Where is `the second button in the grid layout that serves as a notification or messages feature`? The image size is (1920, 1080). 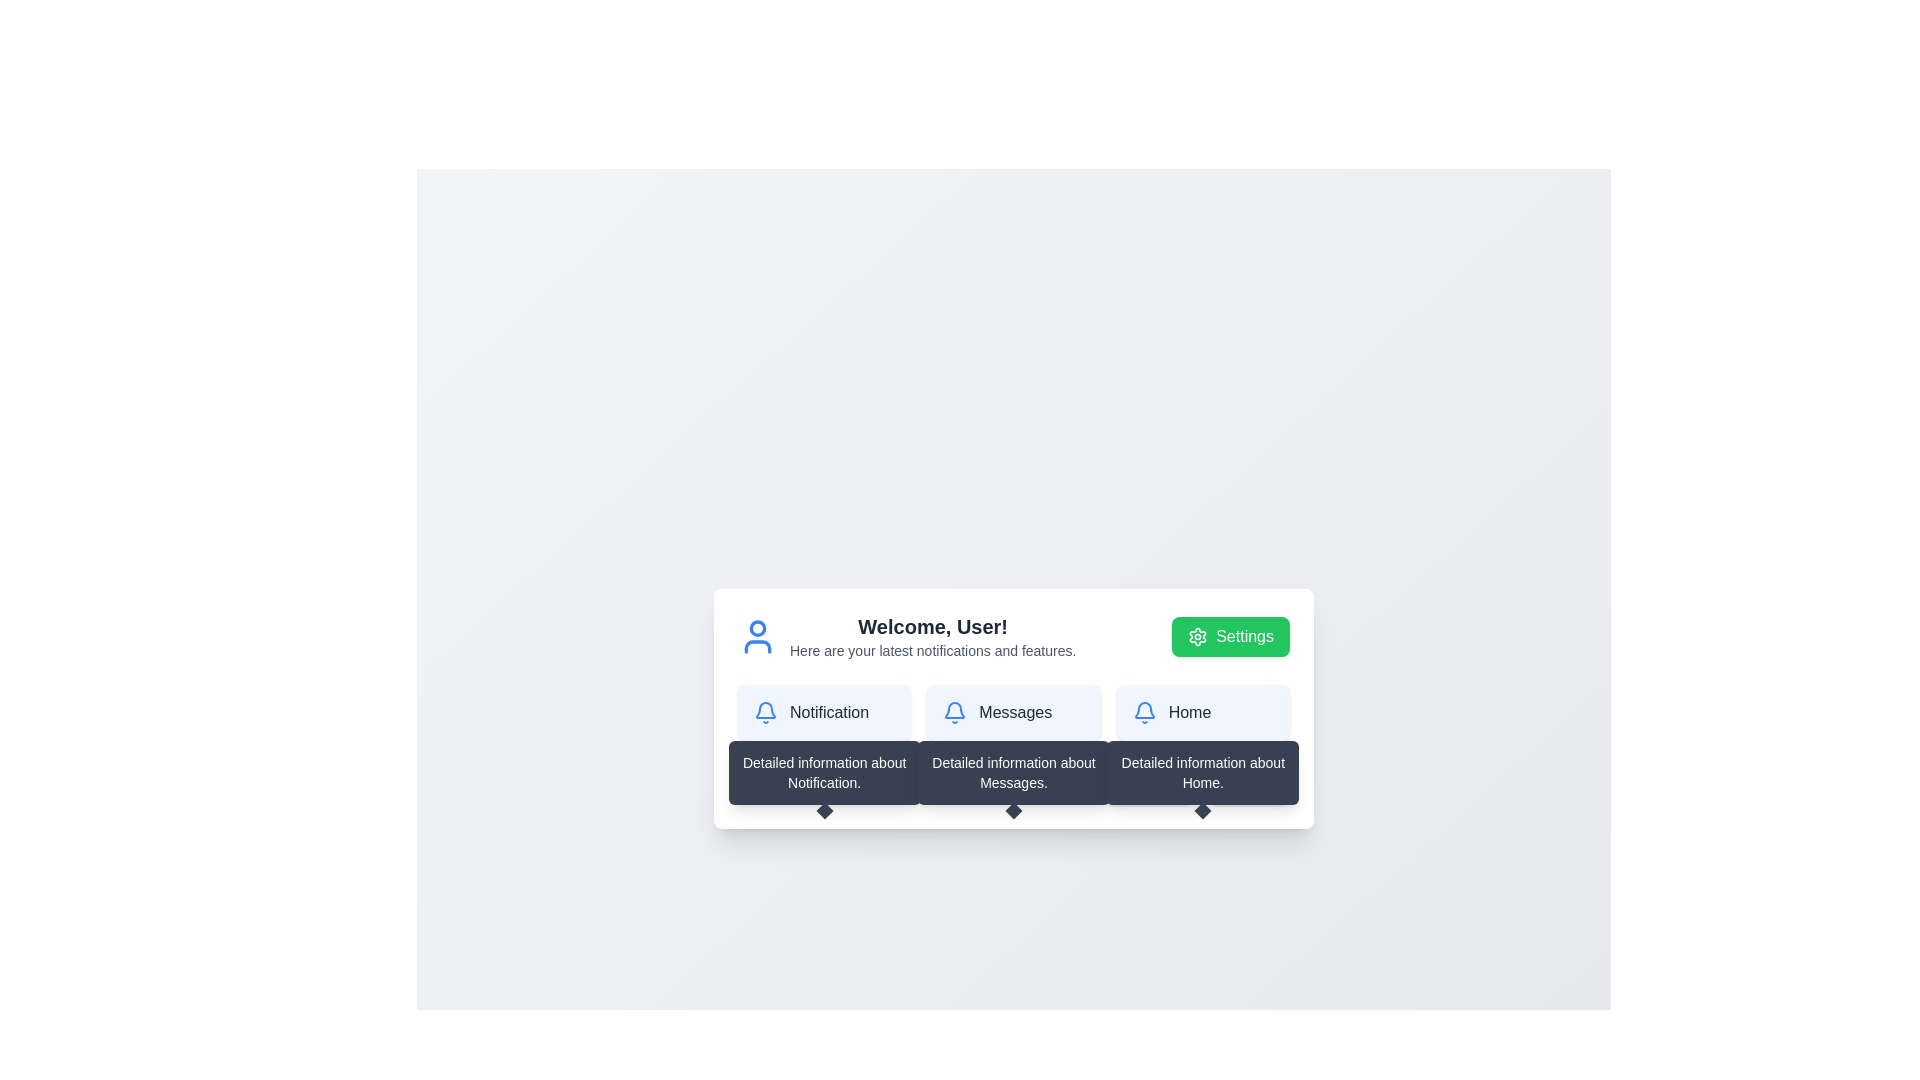 the second button in the grid layout that serves as a notification or messages feature is located at coordinates (1013, 712).